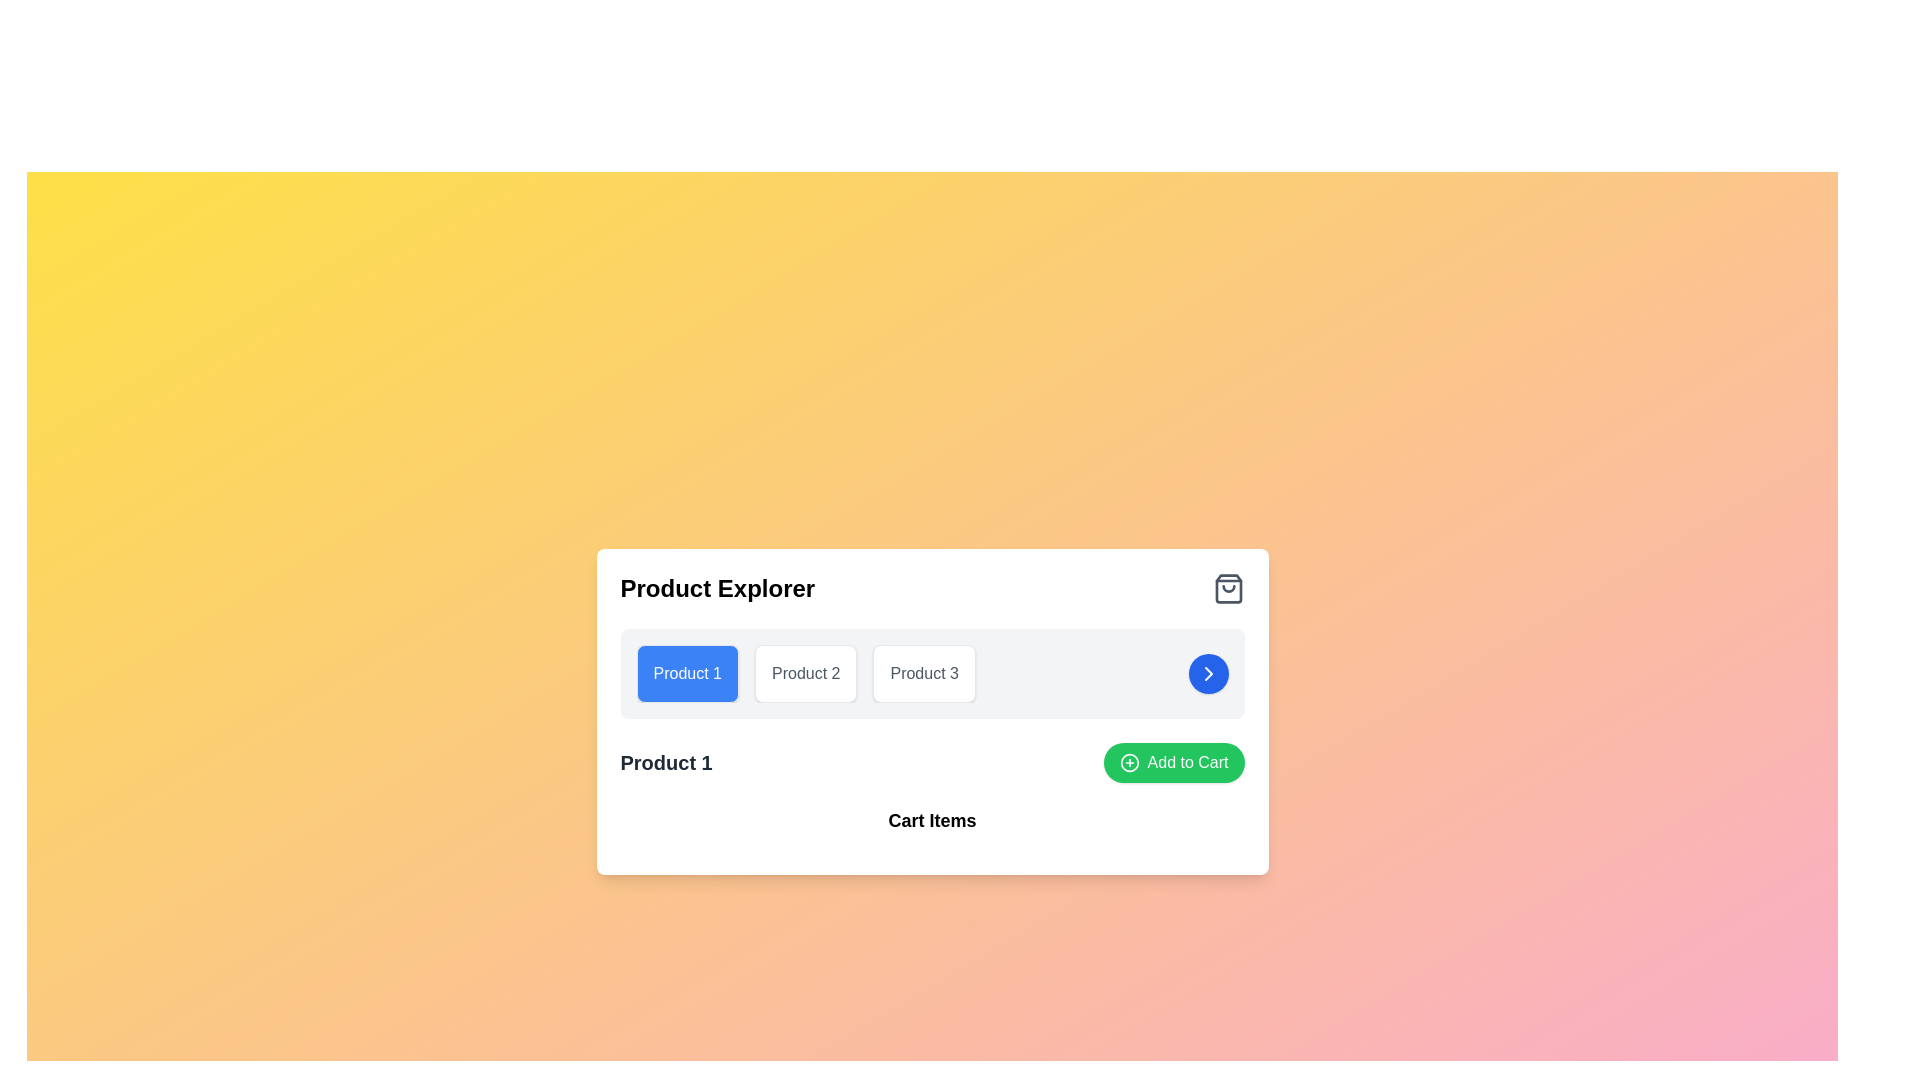 Image resolution: width=1920 pixels, height=1080 pixels. Describe the element at coordinates (923, 673) in the screenshot. I see `the text label displaying 'Product 3', which is located in the center area of the 'Product Explorer' section, aligned with the buttons 'Product 1' and 'Product 2'` at that location.